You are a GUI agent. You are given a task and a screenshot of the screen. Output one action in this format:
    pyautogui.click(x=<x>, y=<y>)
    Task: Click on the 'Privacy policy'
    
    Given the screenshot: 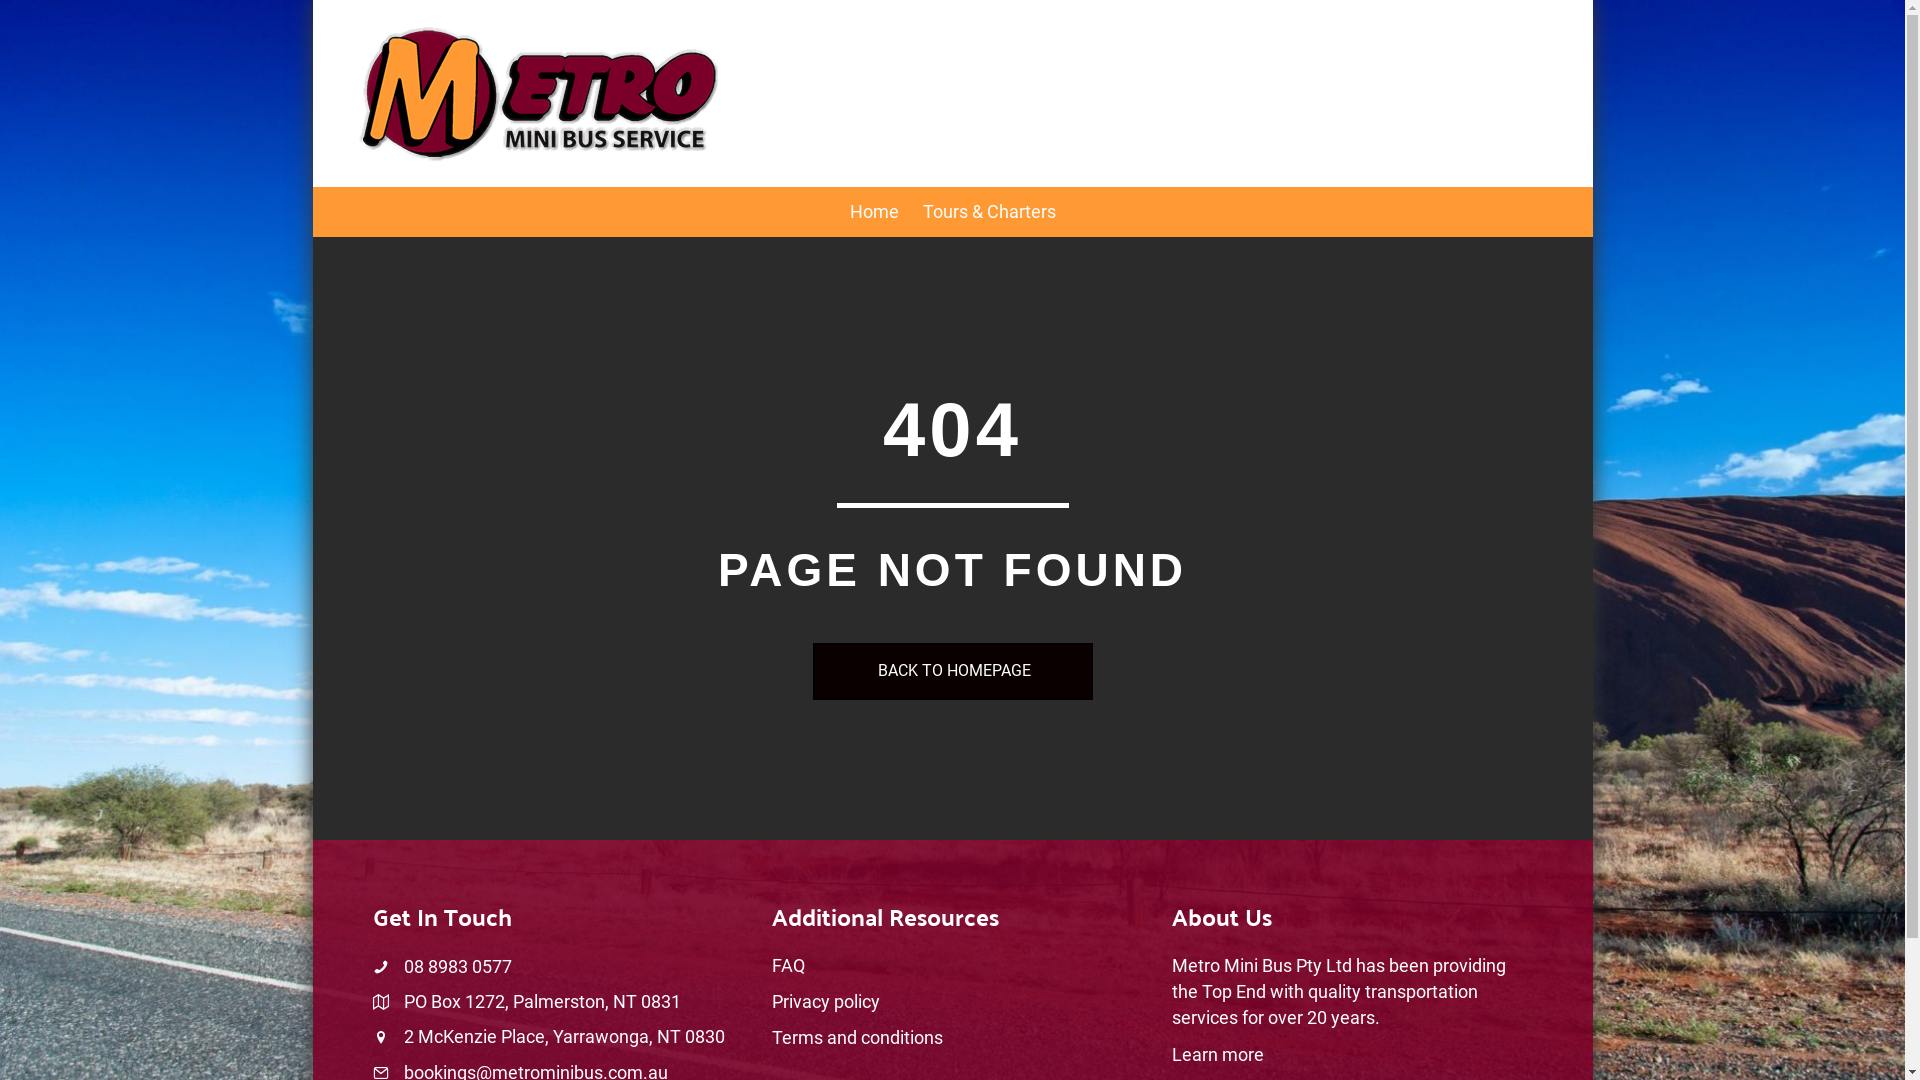 What is the action you would take?
    pyautogui.click(x=771, y=1001)
    